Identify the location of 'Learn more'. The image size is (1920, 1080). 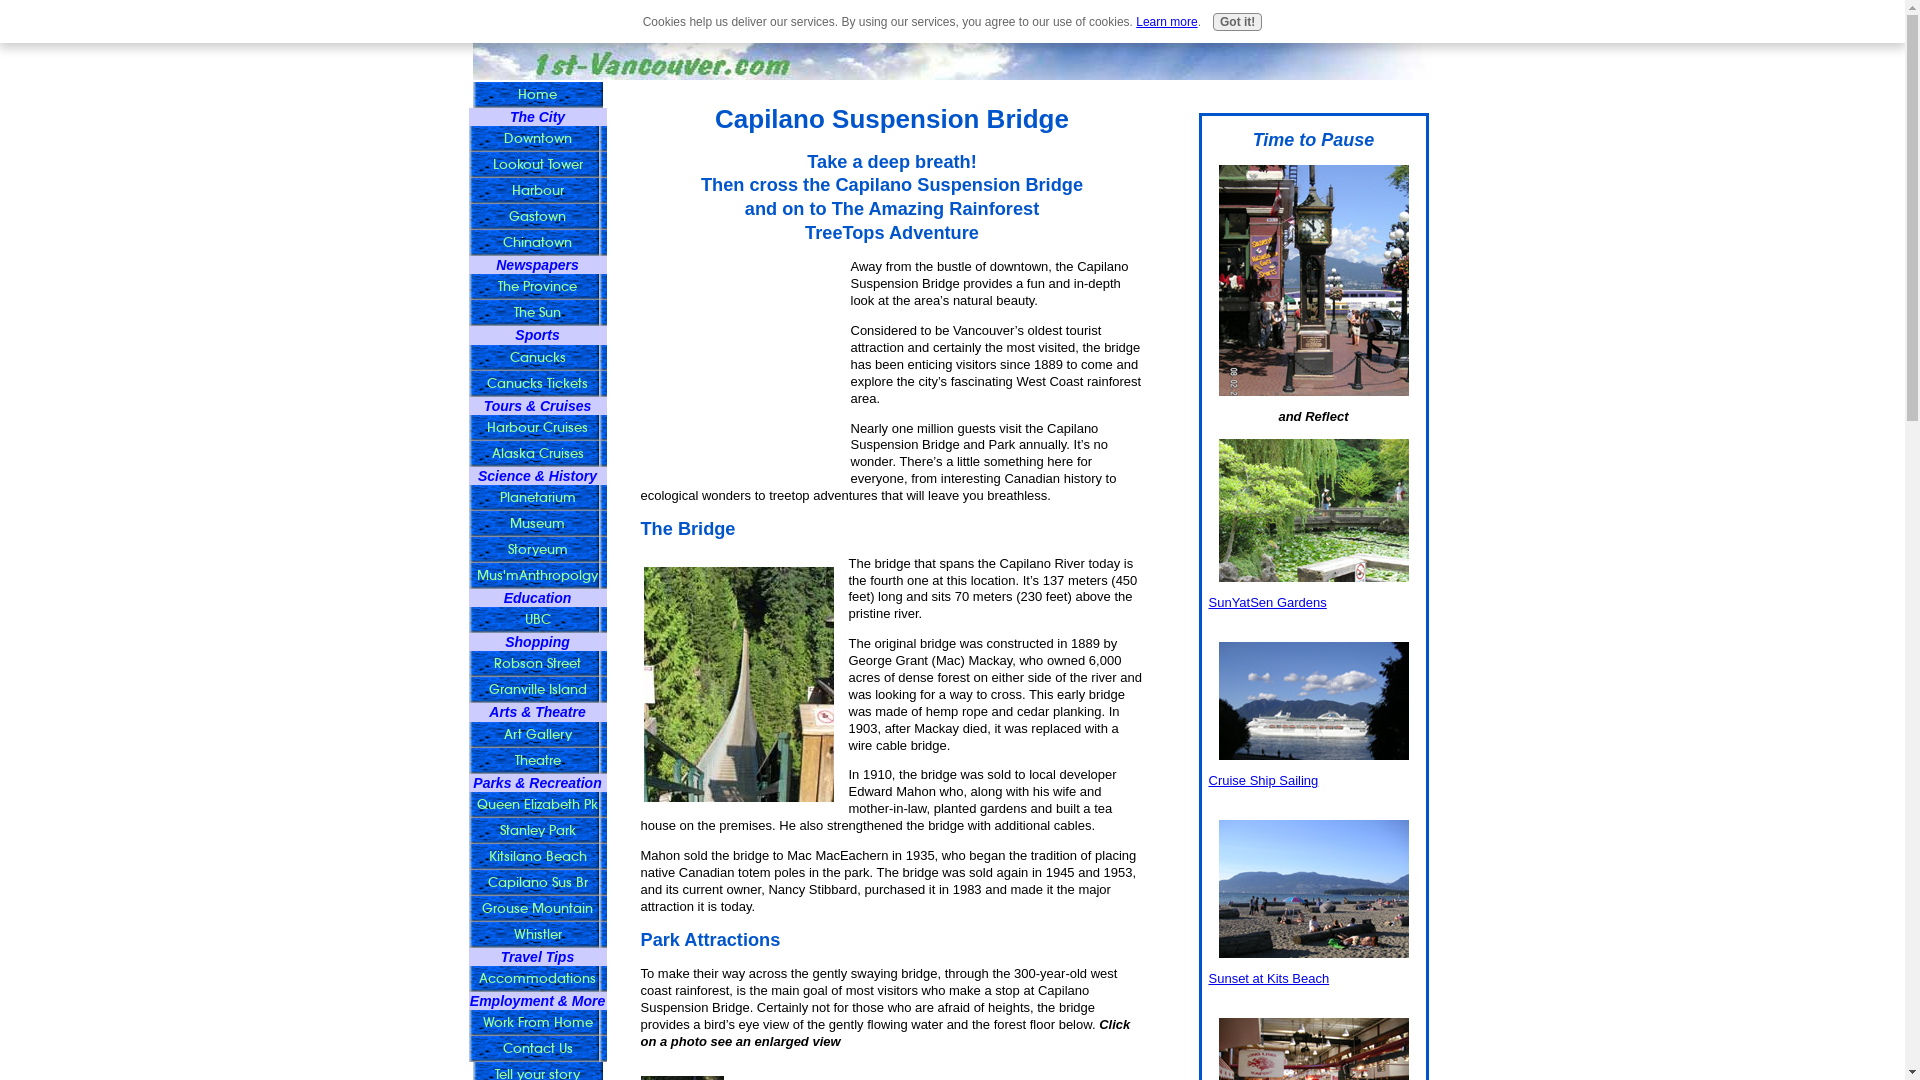
(1166, 22).